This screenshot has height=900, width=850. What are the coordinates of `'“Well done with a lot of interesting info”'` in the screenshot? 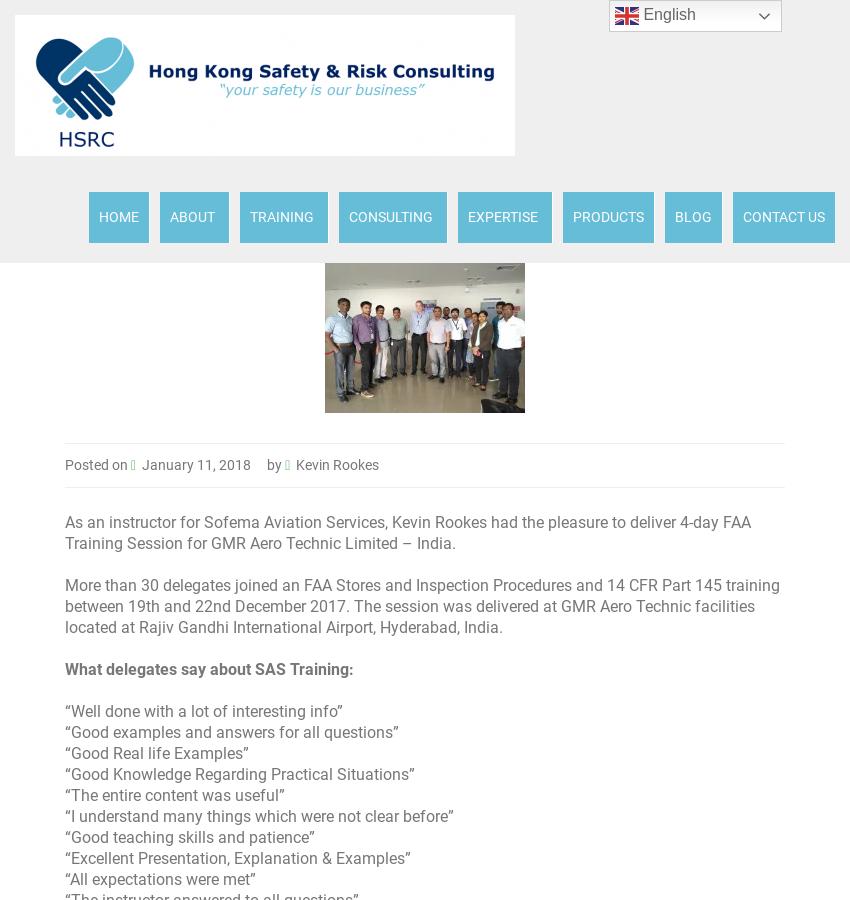 It's located at (203, 710).